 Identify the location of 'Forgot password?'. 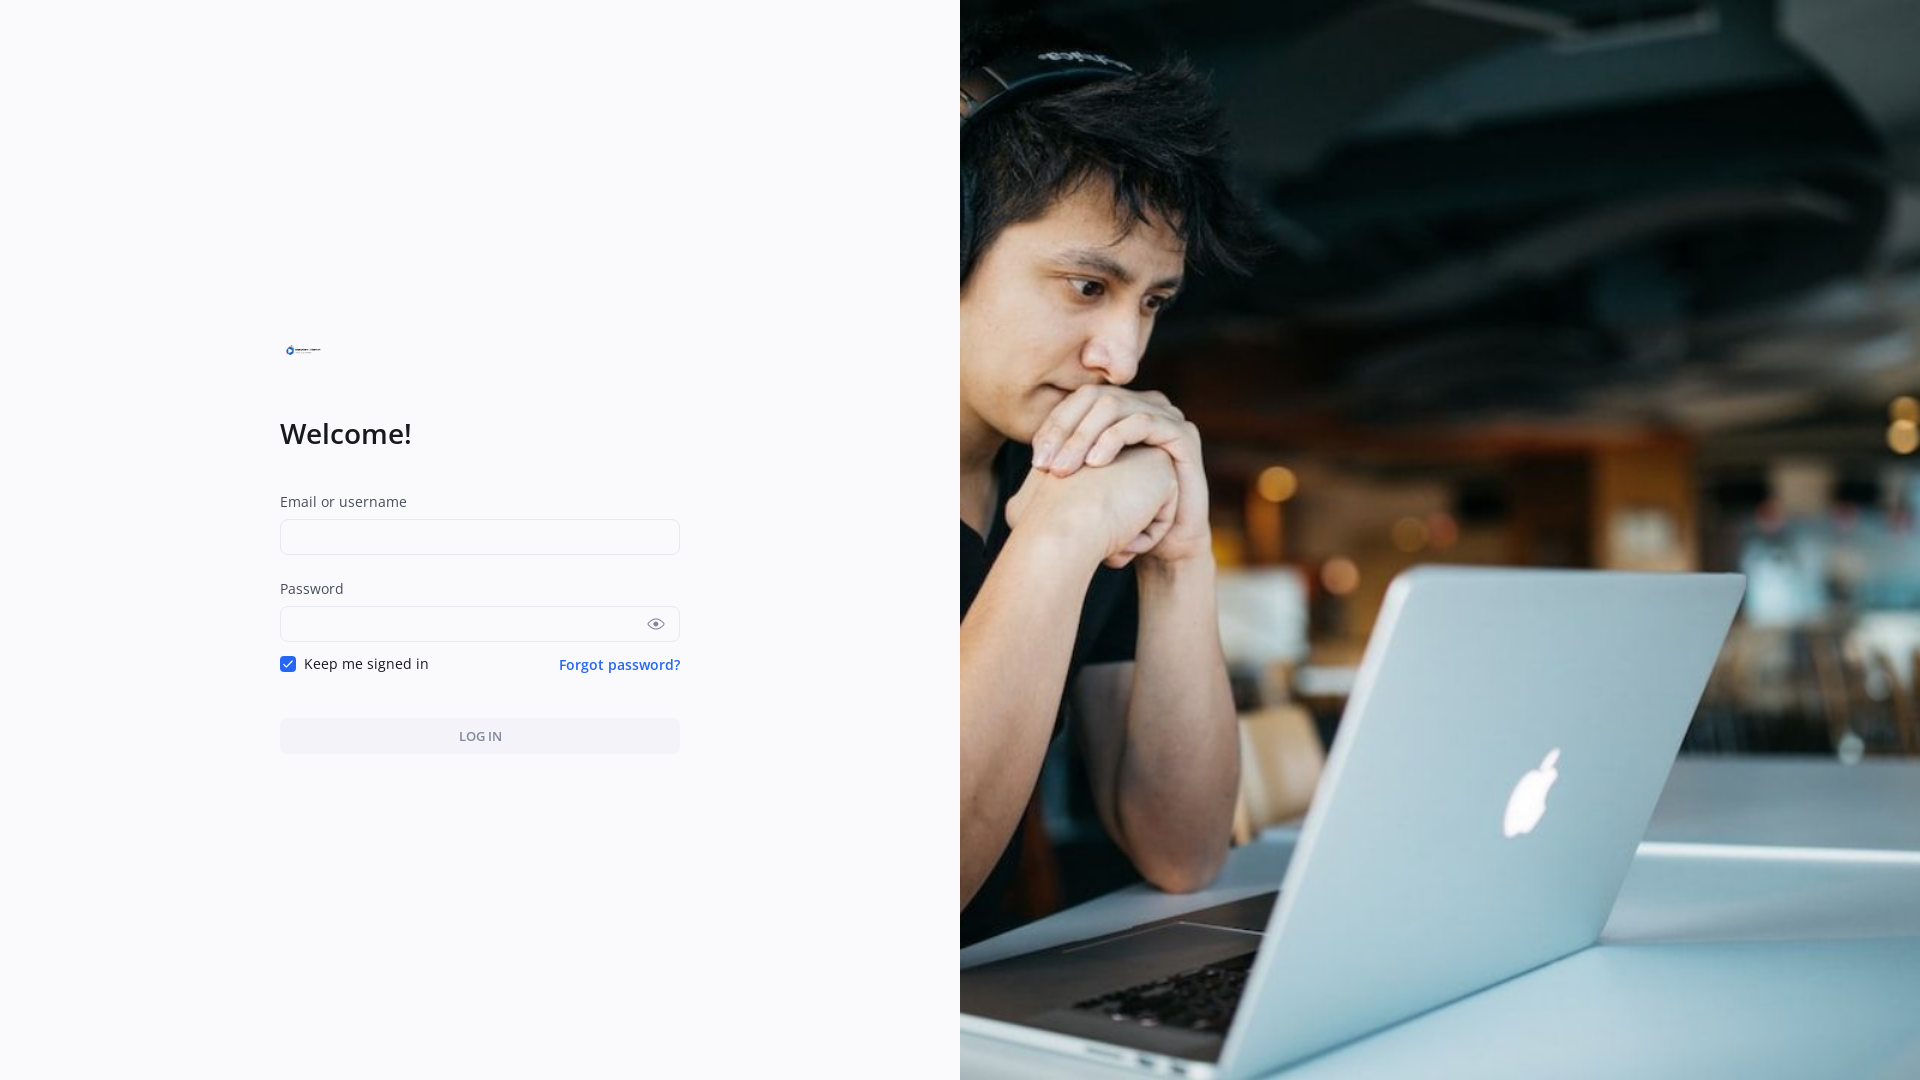
(558, 663).